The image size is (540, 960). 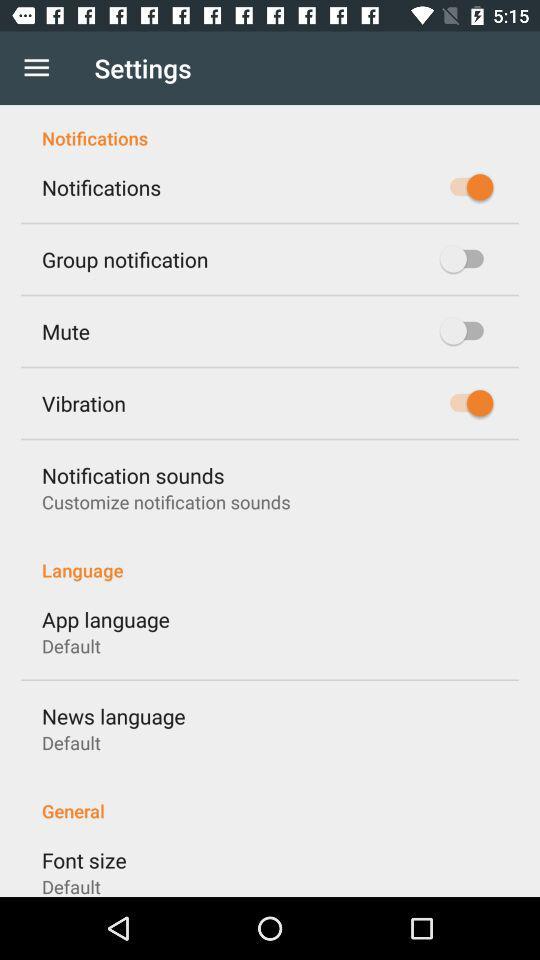 What do you see at coordinates (113, 716) in the screenshot?
I see `the icon below the default icon` at bounding box center [113, 716].